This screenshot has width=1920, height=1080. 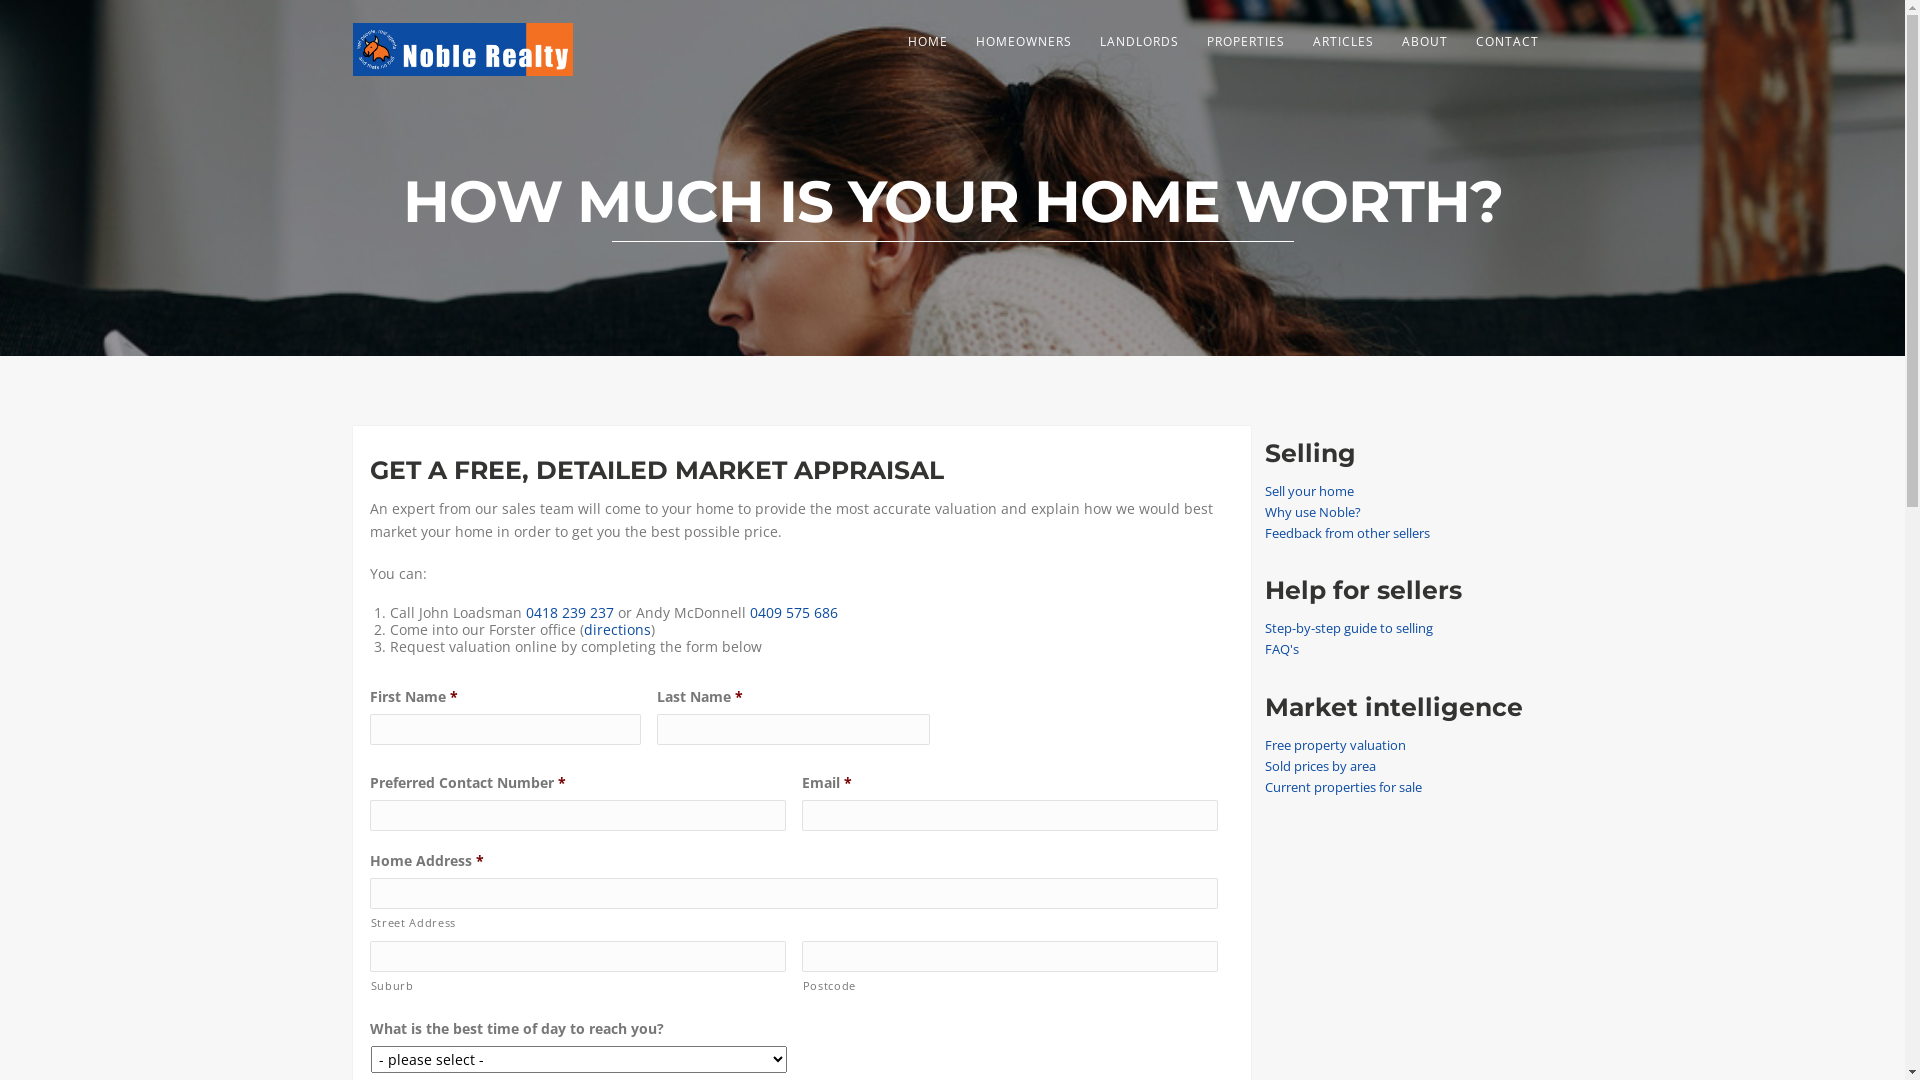 What do you see at coordinates (1334, 744) in the screenshot?
I see `'Free property valuation'` at bounding box center [1334, 744].